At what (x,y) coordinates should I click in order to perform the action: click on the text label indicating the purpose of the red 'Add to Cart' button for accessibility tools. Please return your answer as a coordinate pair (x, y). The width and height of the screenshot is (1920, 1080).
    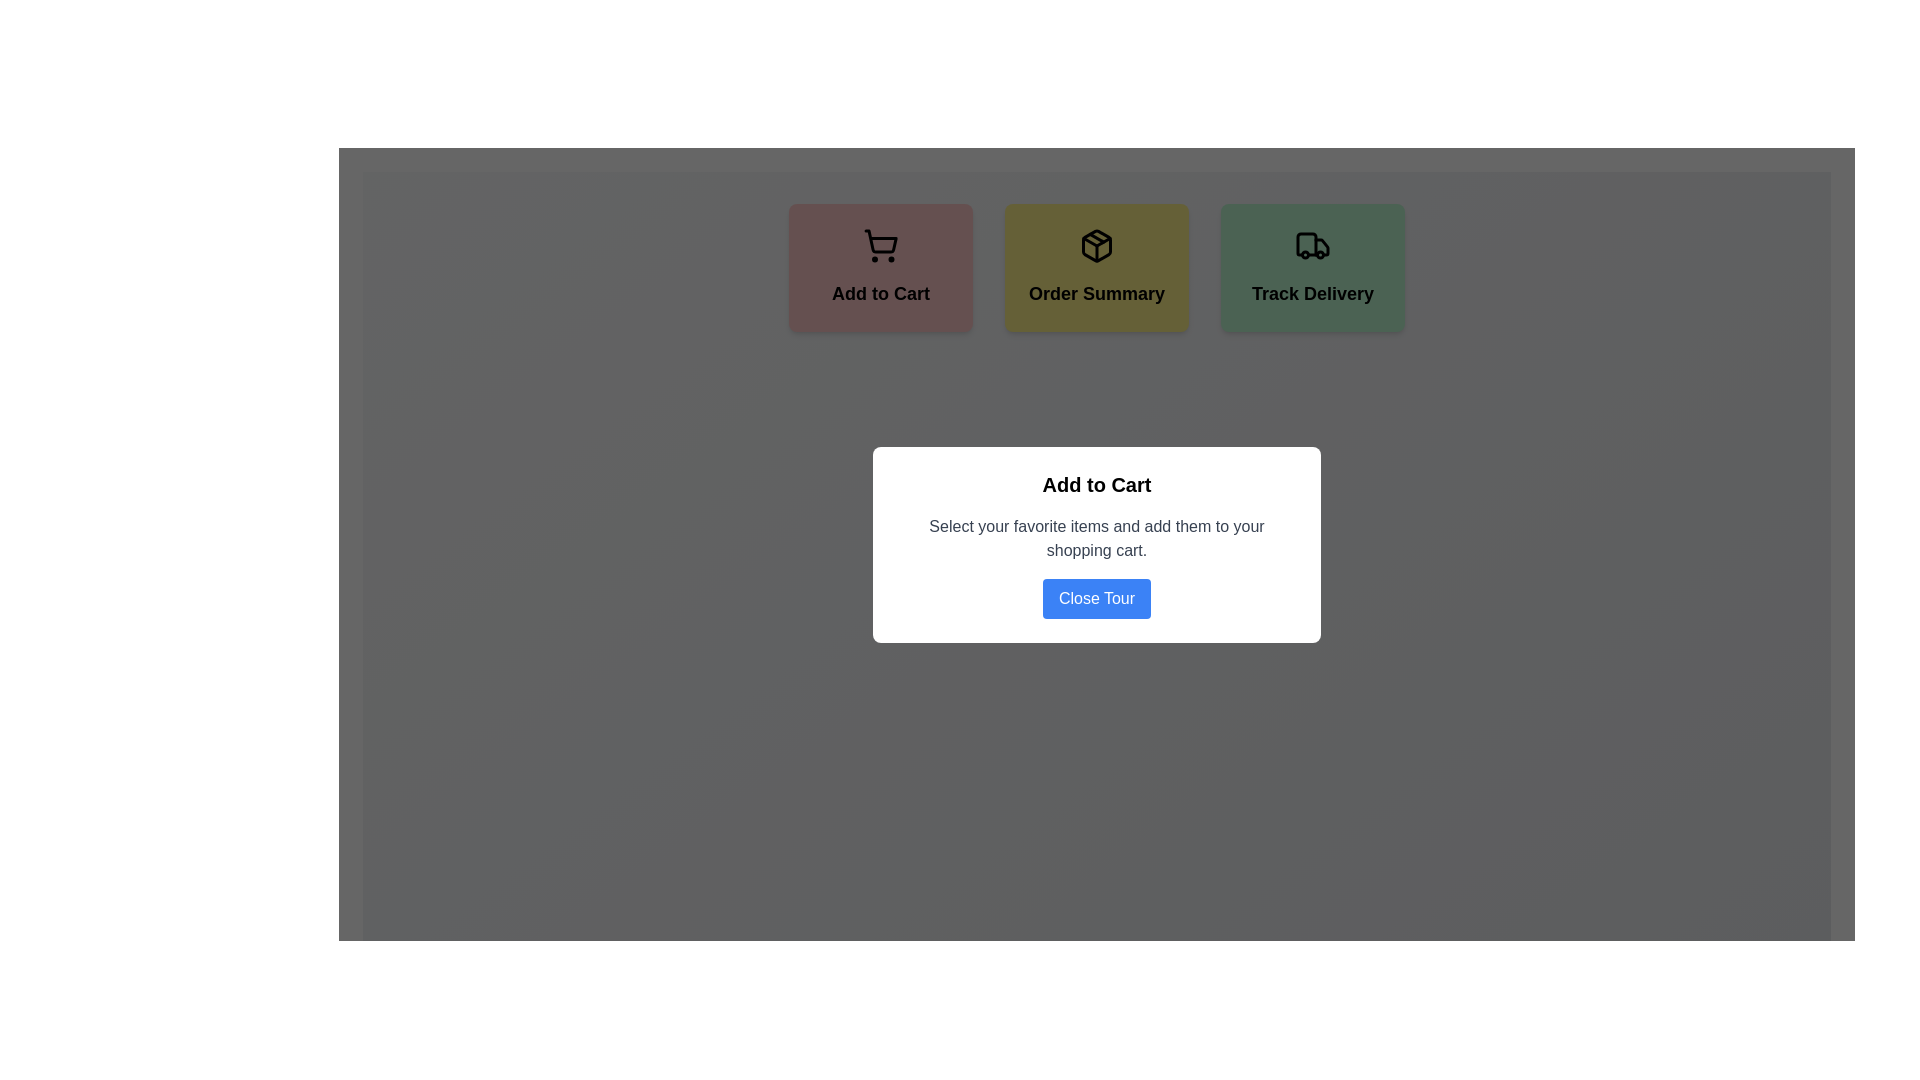
    Looking at the image, I should click on (880, 293).